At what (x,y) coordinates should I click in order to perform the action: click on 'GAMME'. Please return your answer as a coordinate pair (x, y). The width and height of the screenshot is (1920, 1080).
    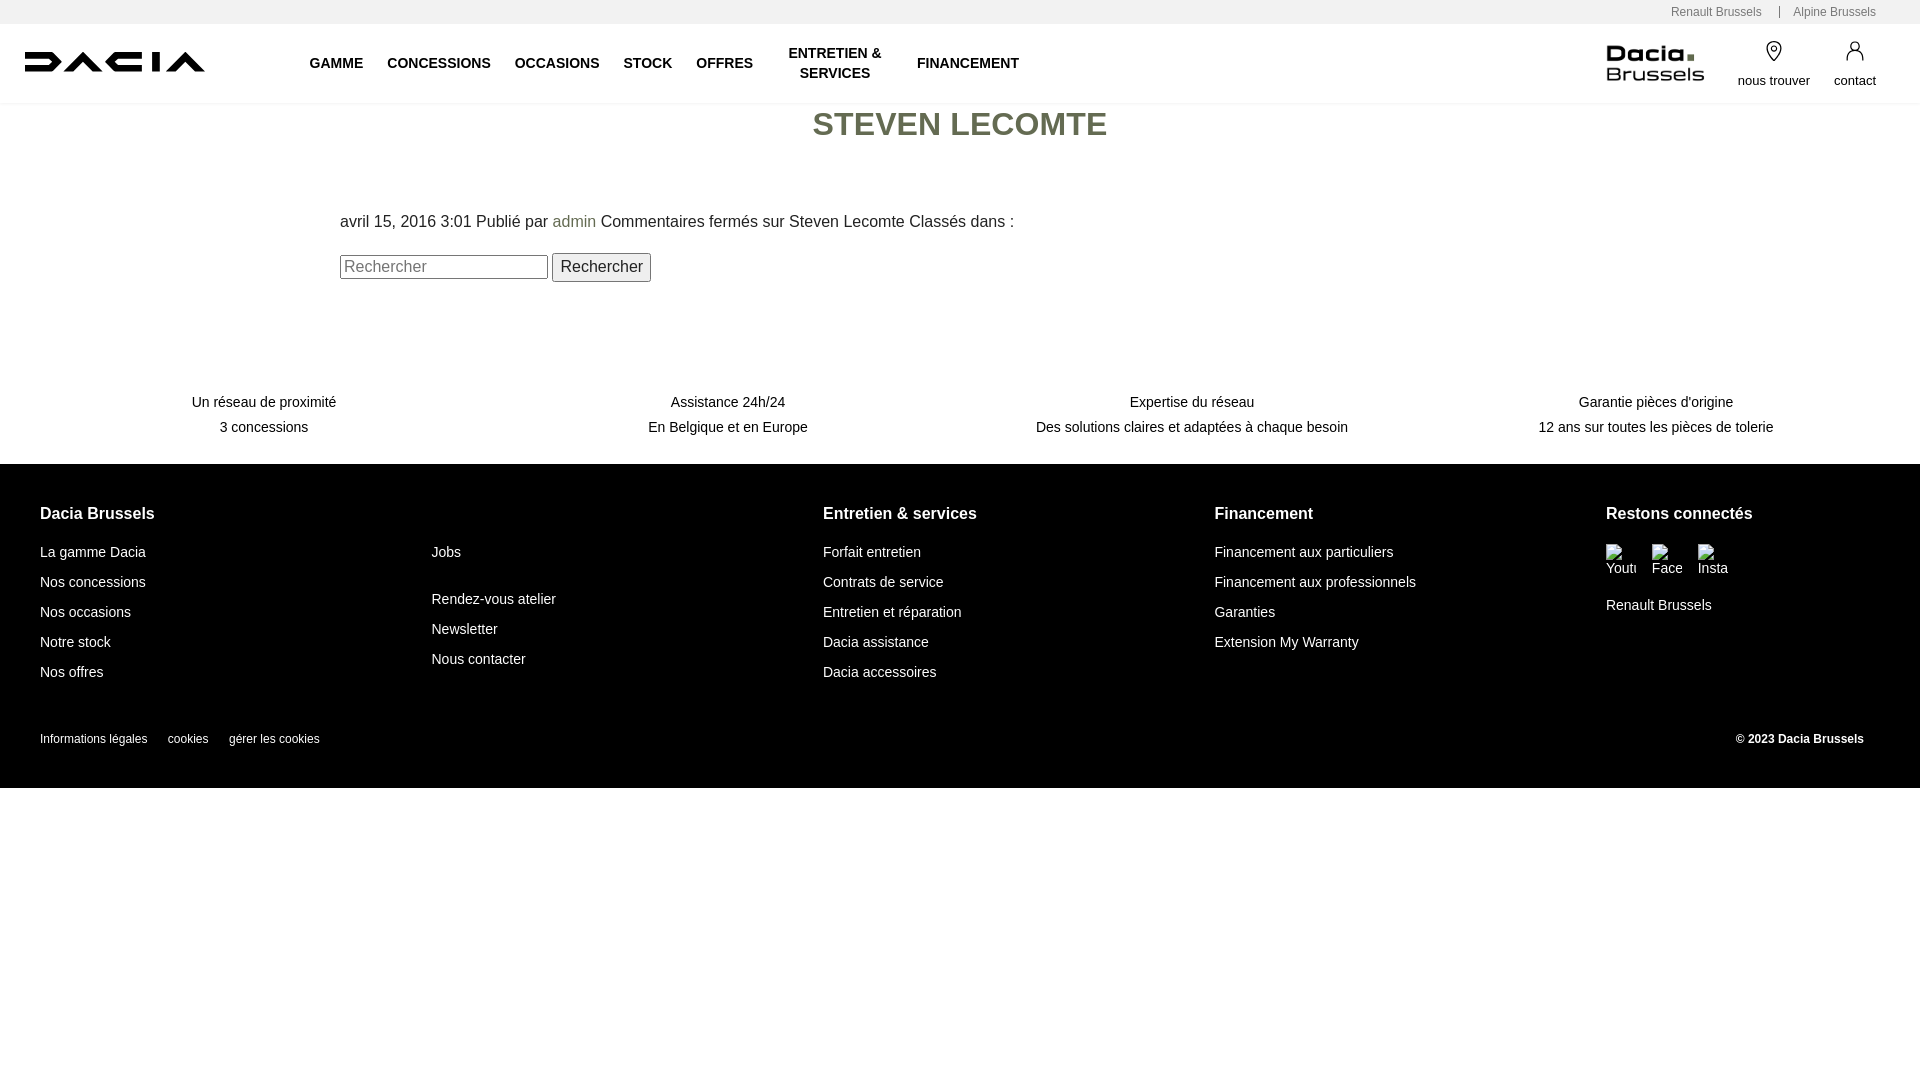
    Looking at the image, I should click on (296, 61).